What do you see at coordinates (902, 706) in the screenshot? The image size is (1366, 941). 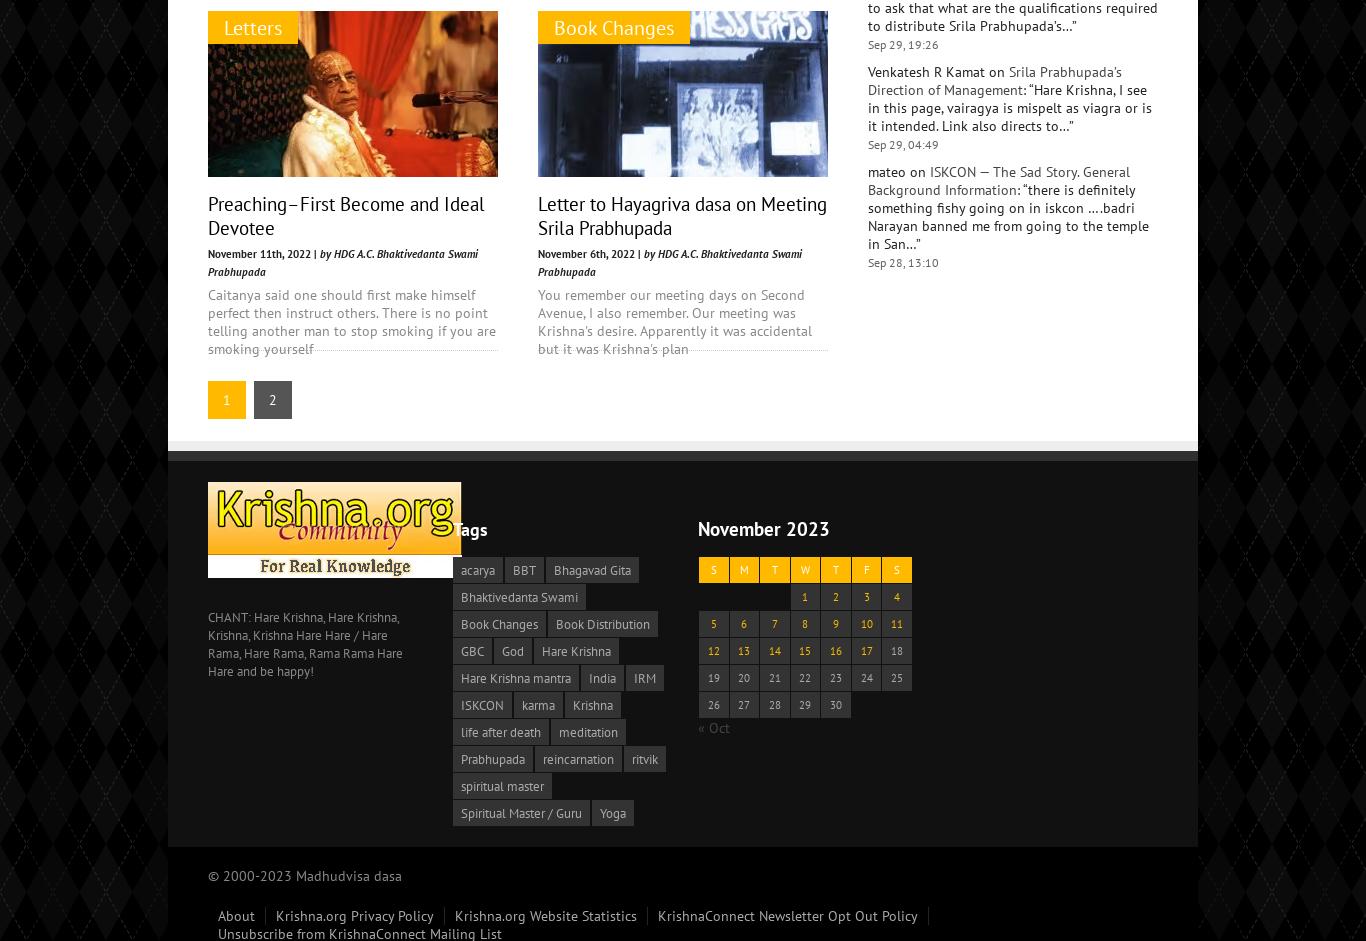 I see `'Sep 28, 13:10'` at bounding box center [902, 706].